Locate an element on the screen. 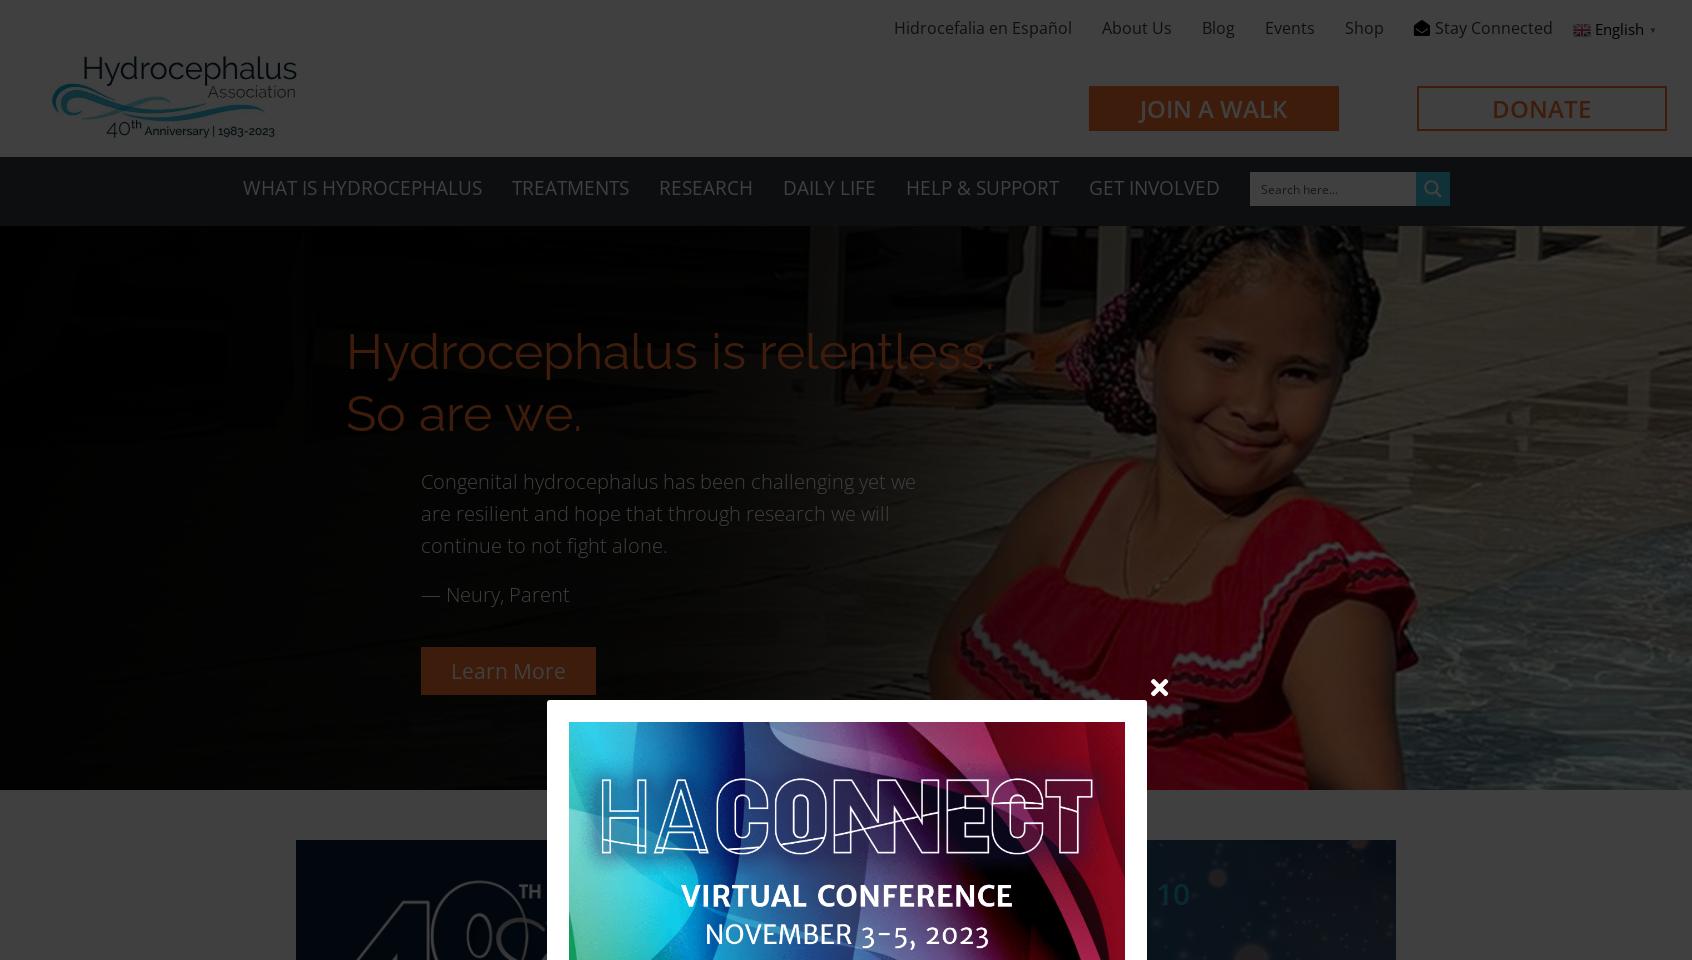  'Treatments' is located at coordinates (568, 187).